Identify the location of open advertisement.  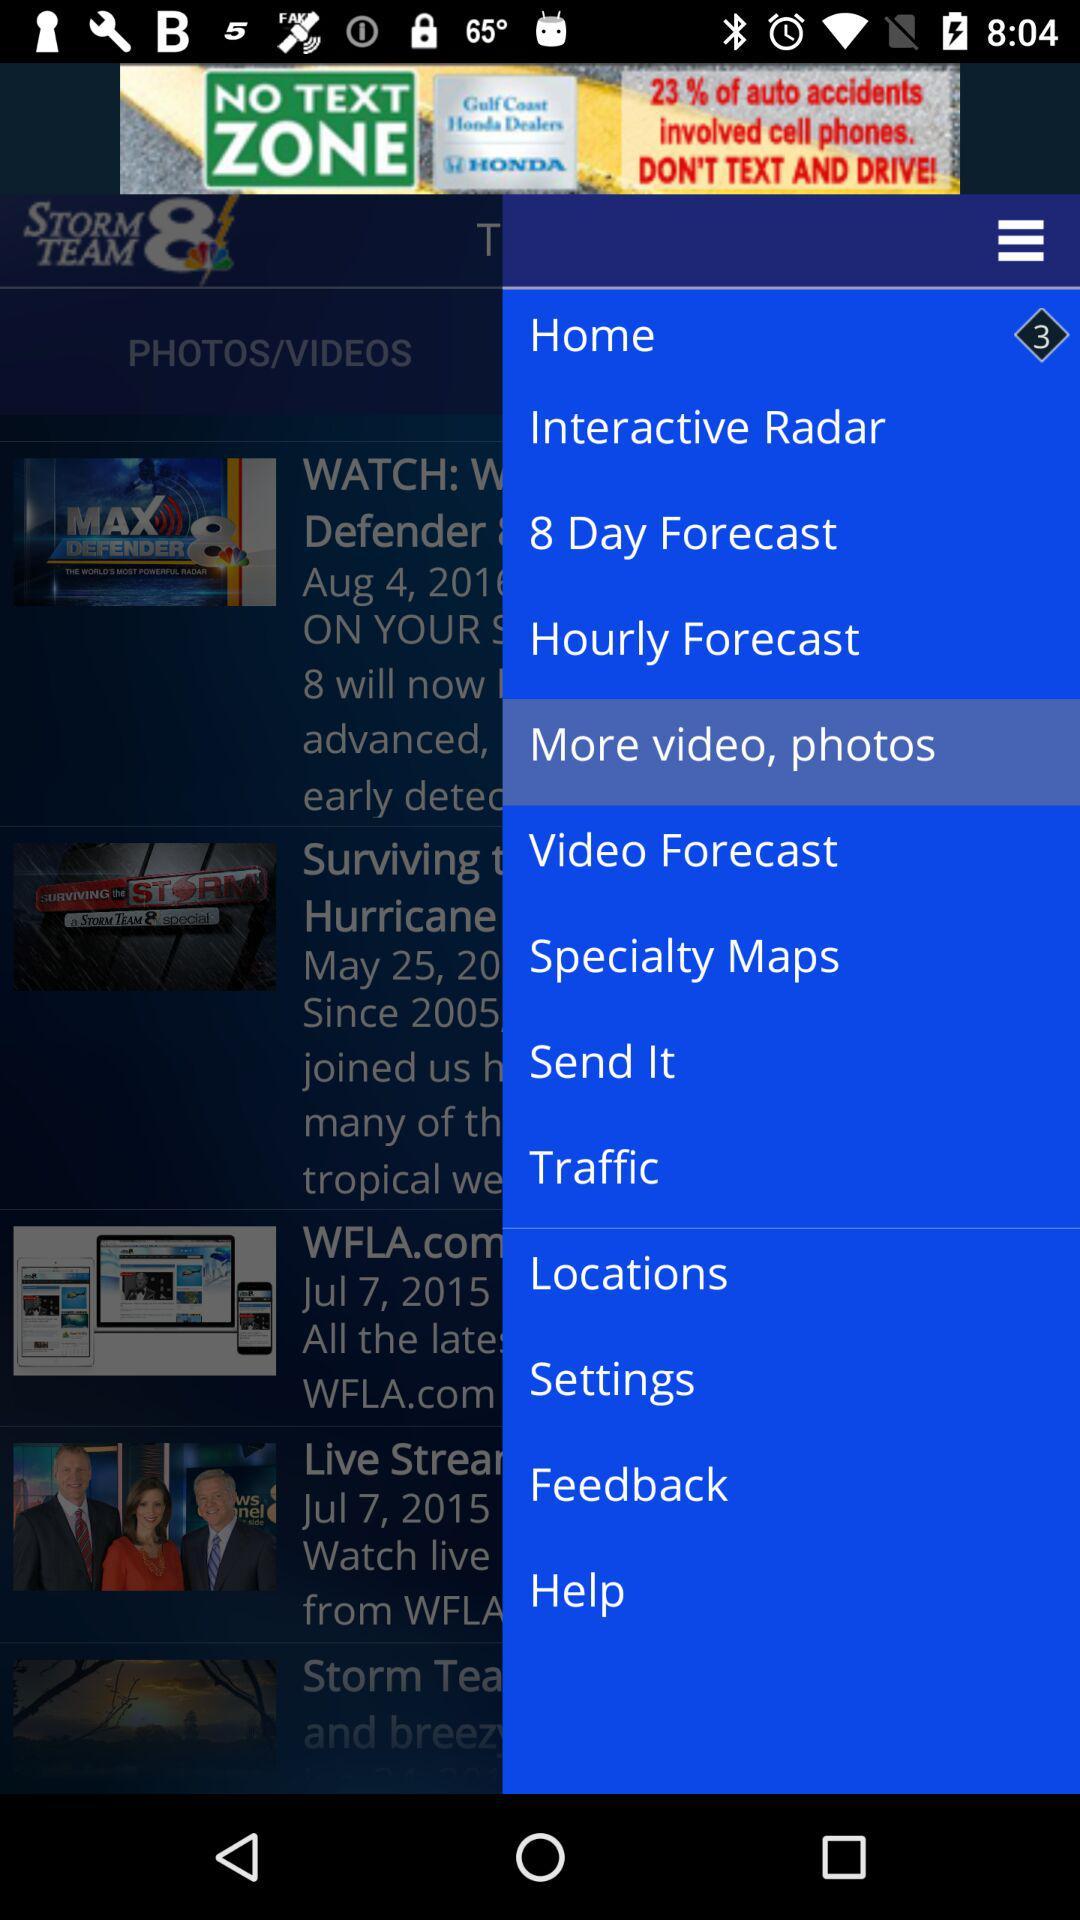
(540, 127).